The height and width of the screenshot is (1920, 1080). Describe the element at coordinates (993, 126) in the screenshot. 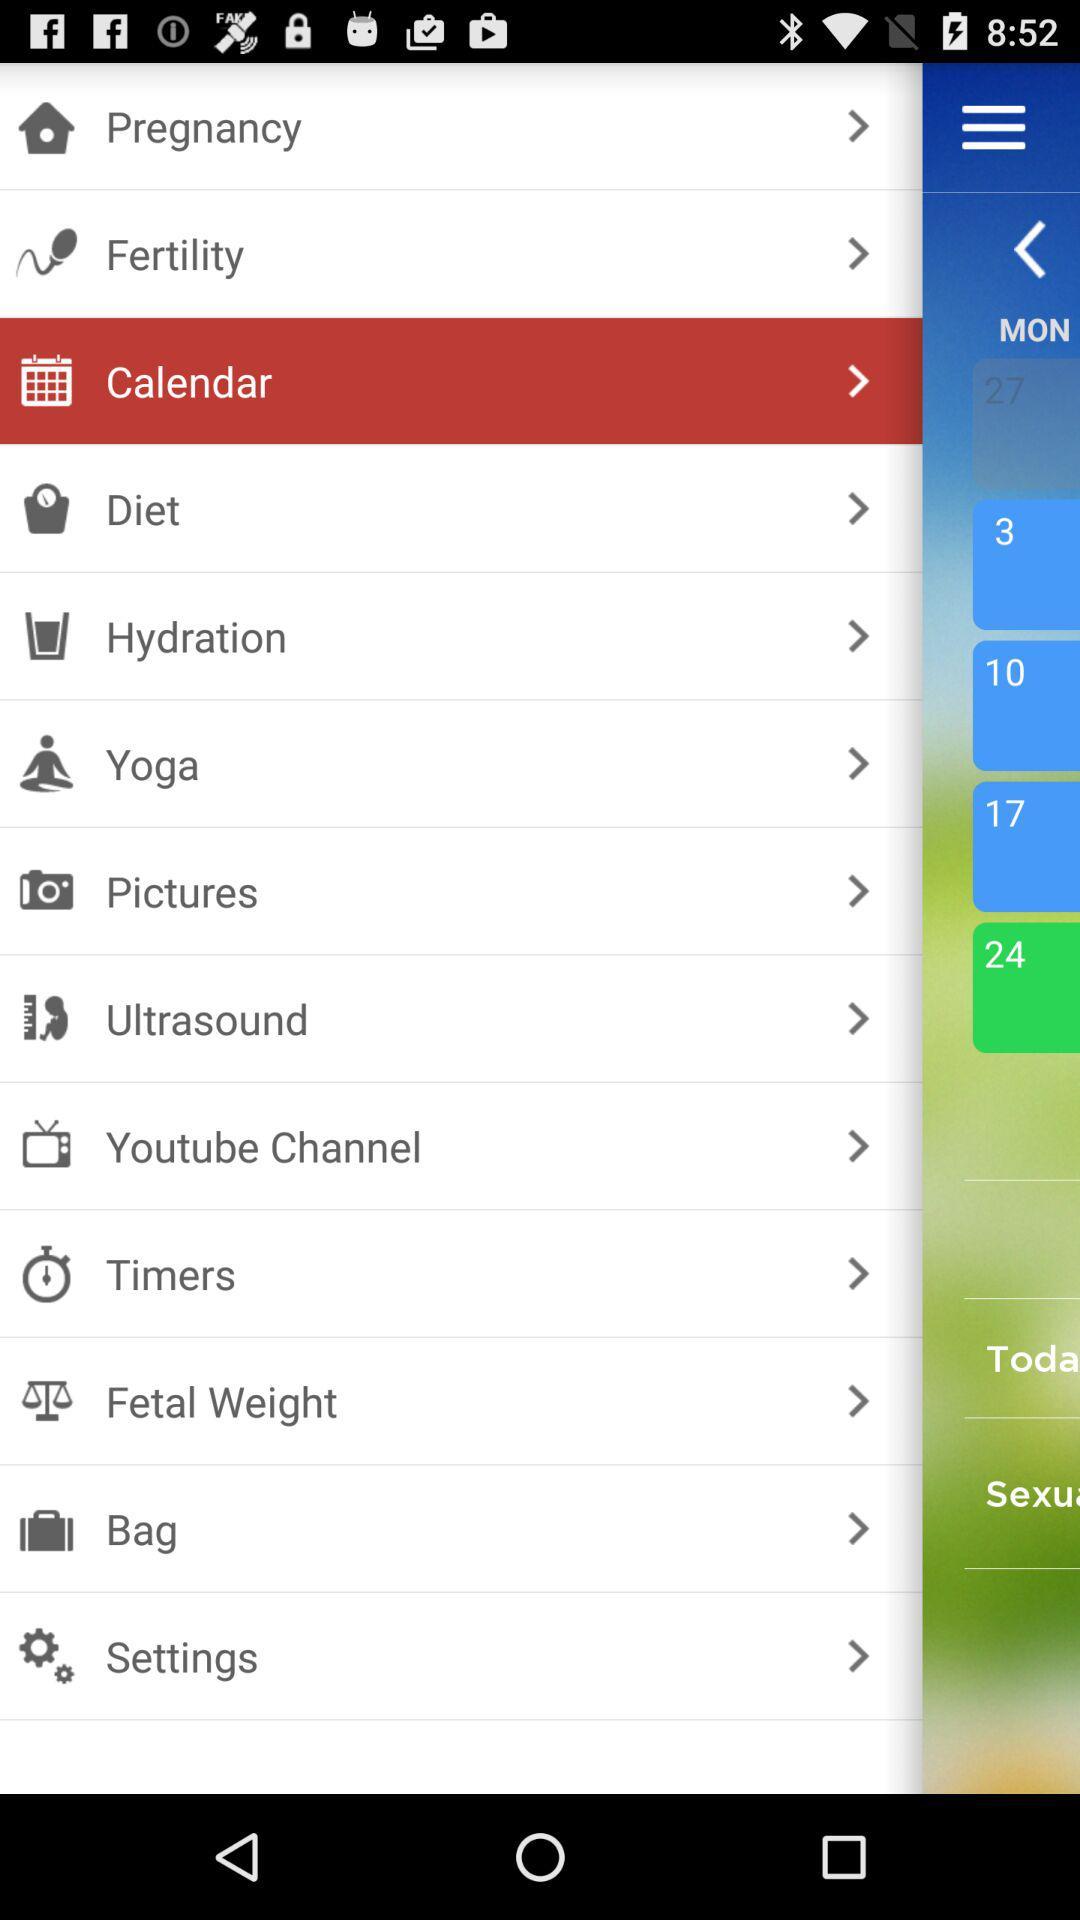

I see `menu` at that location.